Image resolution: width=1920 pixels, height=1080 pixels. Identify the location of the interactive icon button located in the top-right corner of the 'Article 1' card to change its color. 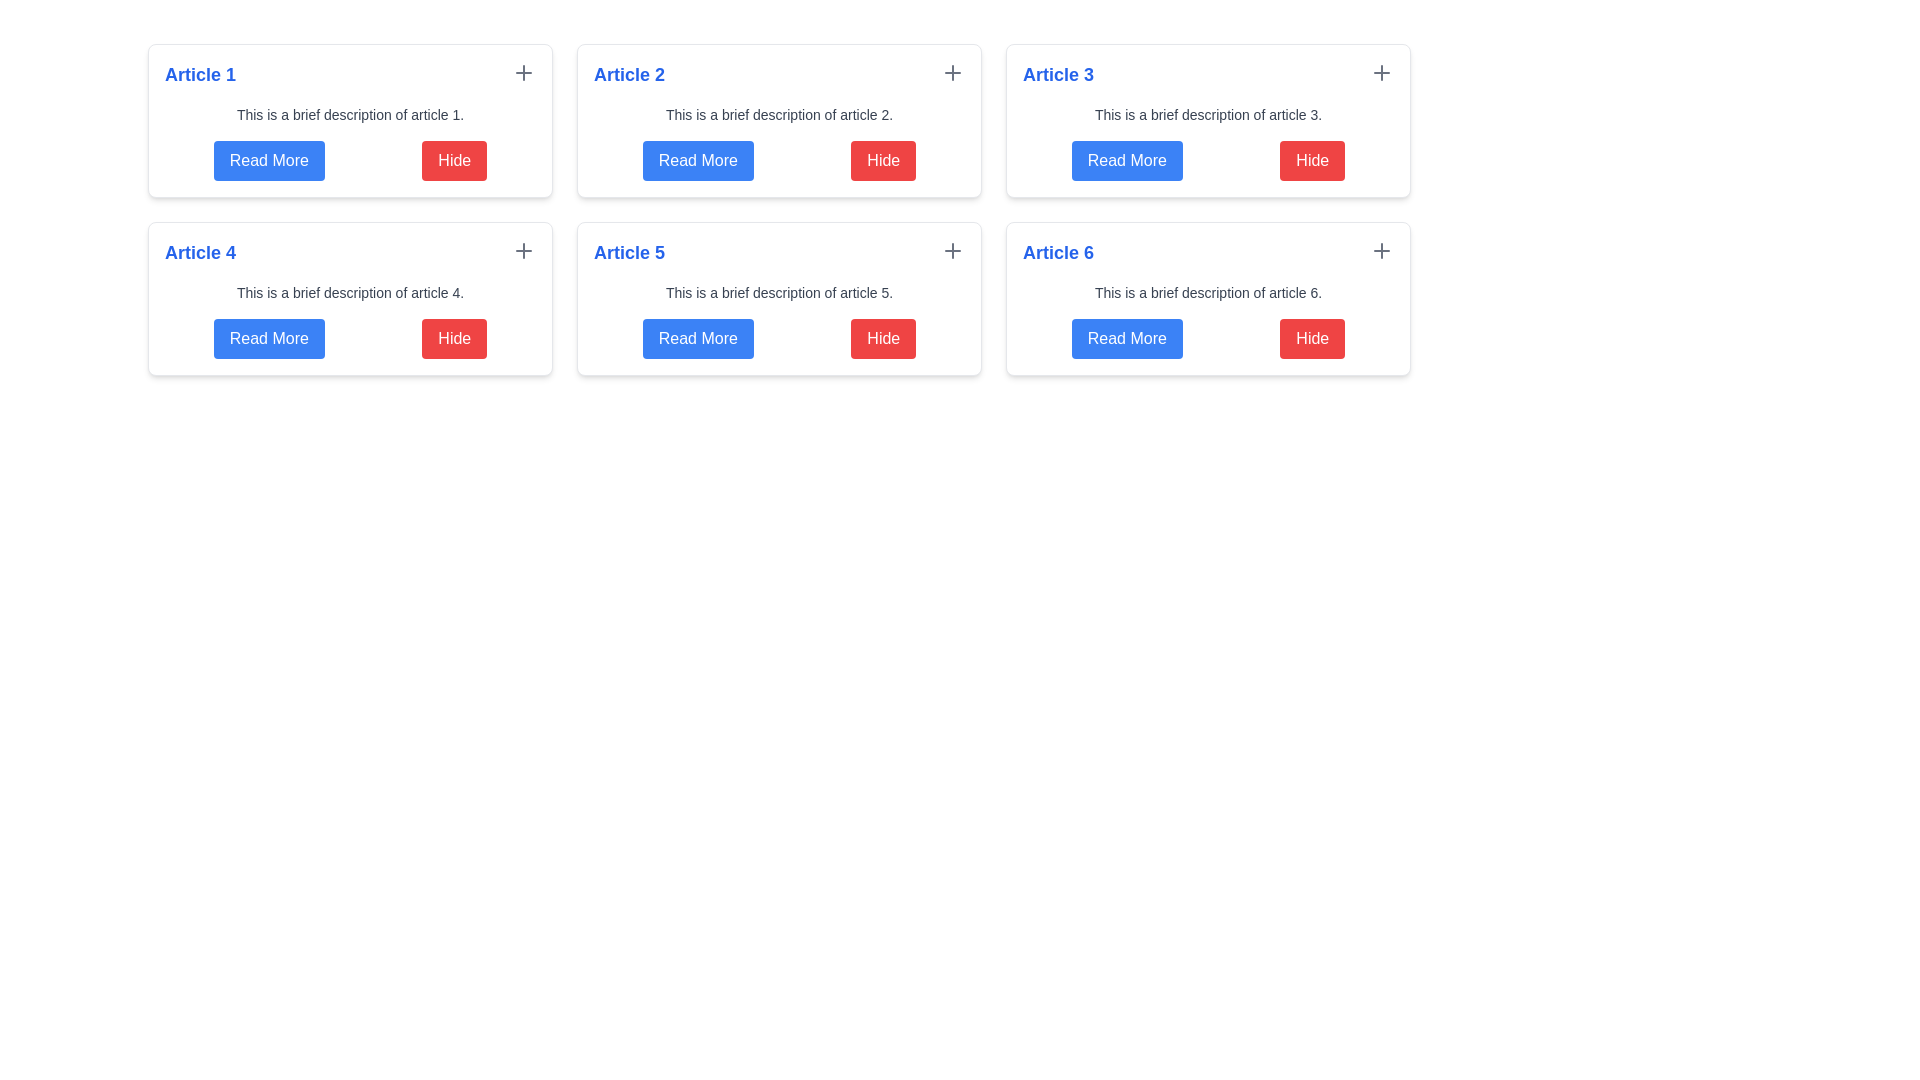
(523, 72).